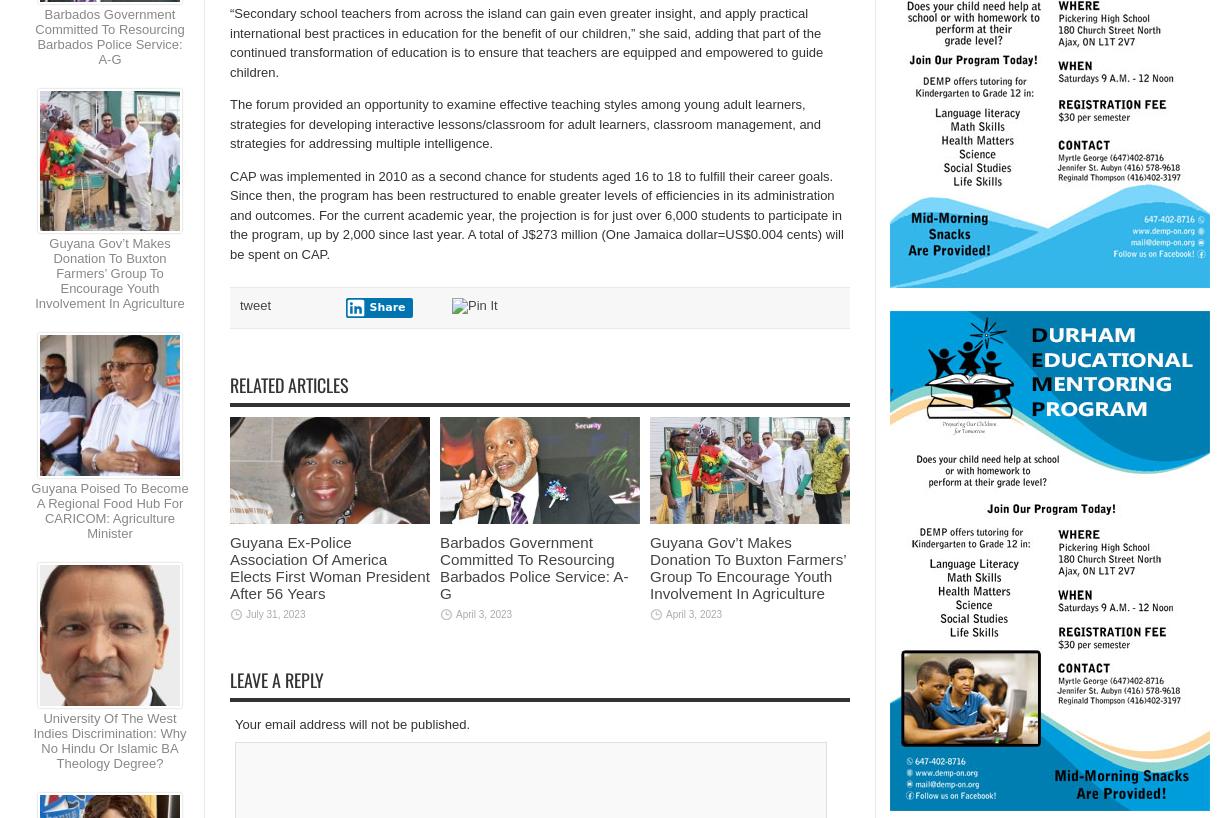  Describe the element at coordinates (32, 738) in the screenshot. I see `'University Of The West Indies Discrimination: Why No Hindu Or Islamic BA Theology Degree?'` at that location.